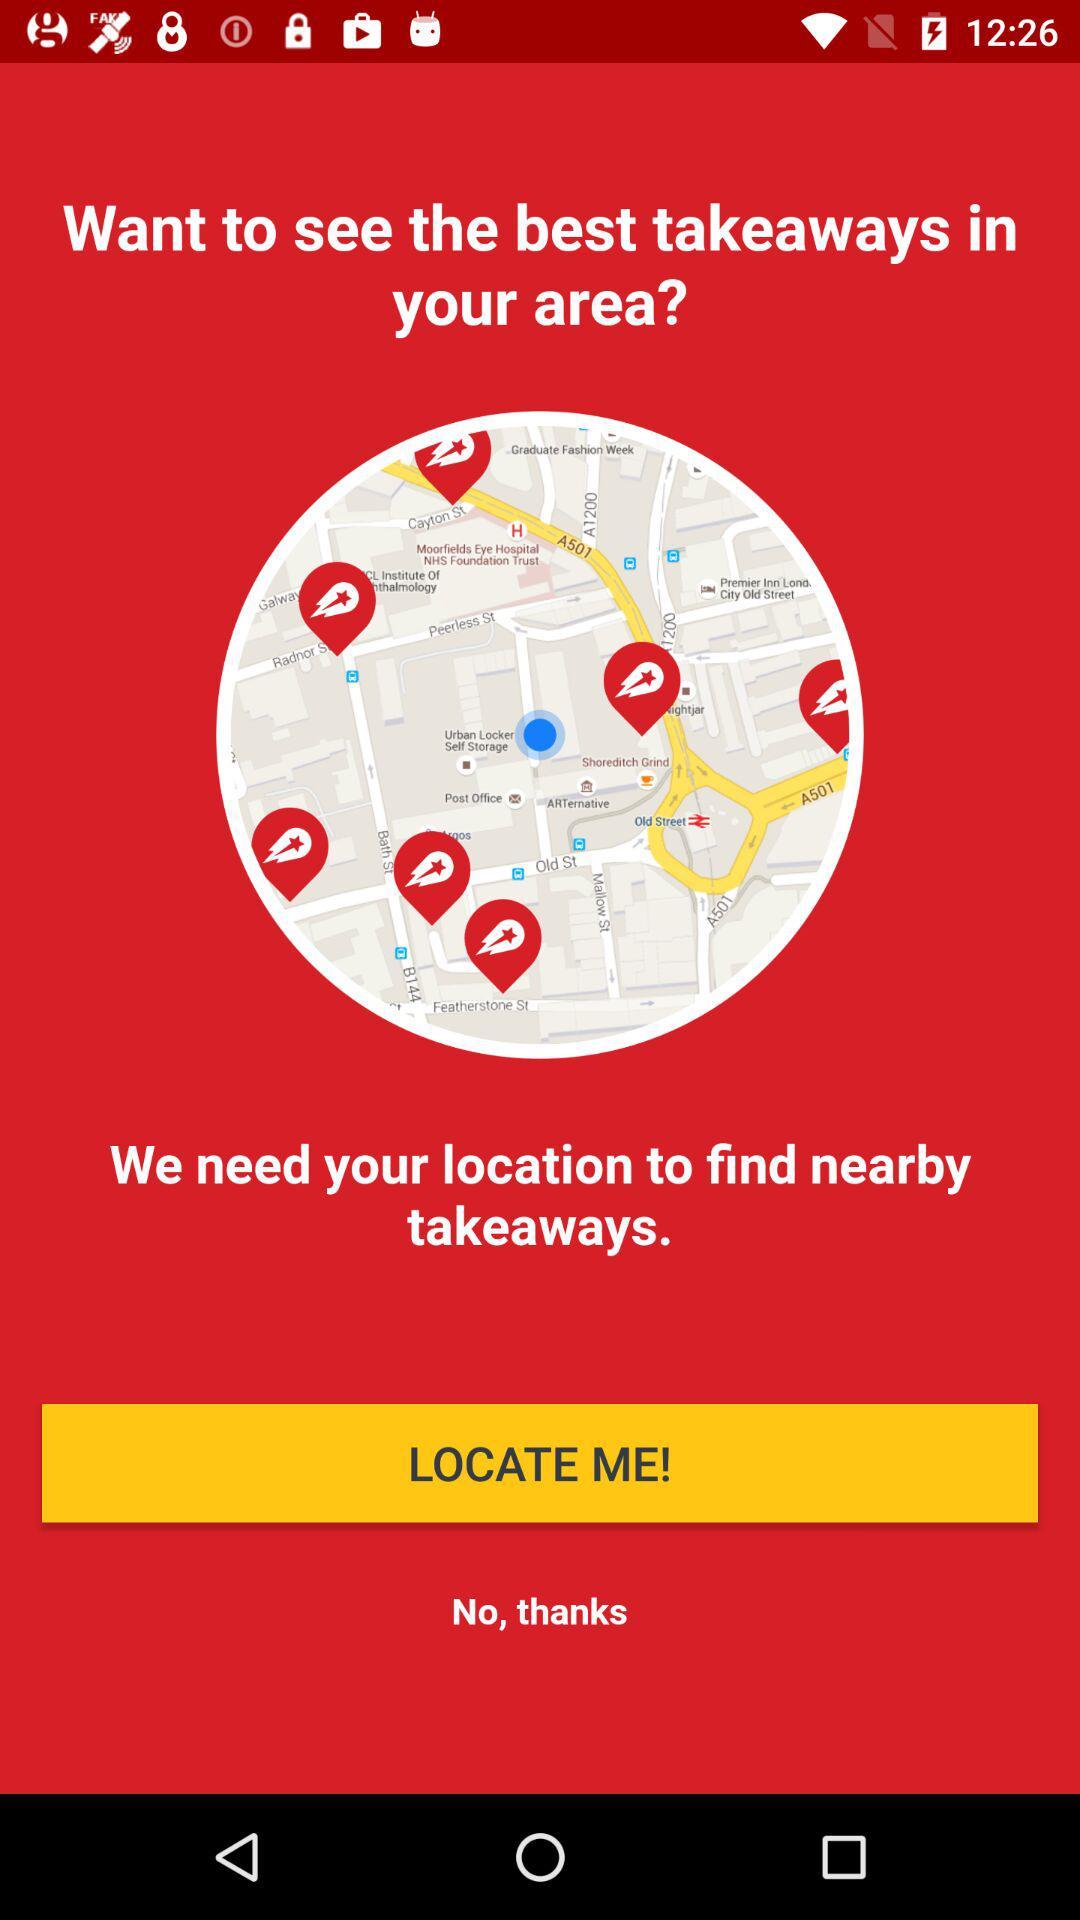 This screenshot has width=1080, height=1920. I want to click on the no, thanks icon, so click(538, 1610).